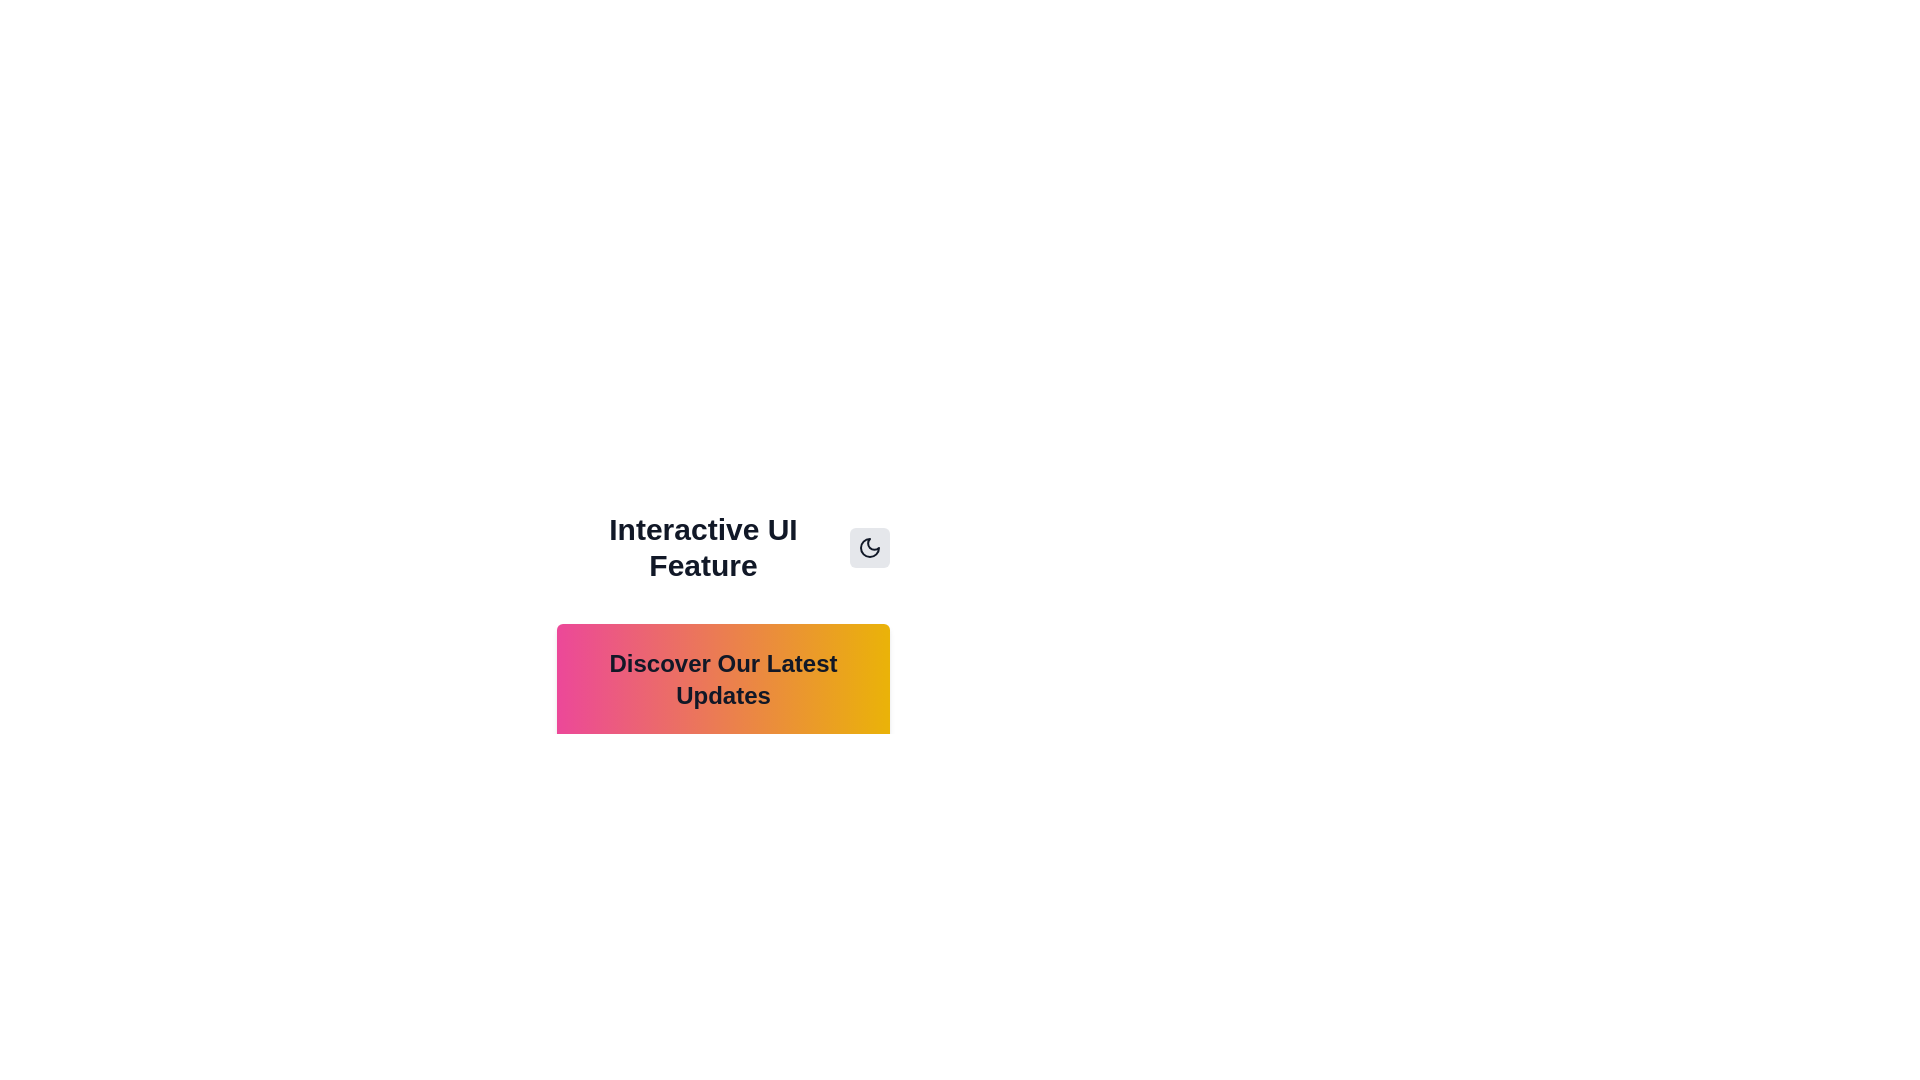 The width and height of the screenshot is (1920, 1080). What do you see at coordinates (869, 547) in the screenshot?
I see `the toggle button for light and dark modes located to the right of the title text 'Interactive UI Feature' to change its background color` at bounding box center [869, 547].